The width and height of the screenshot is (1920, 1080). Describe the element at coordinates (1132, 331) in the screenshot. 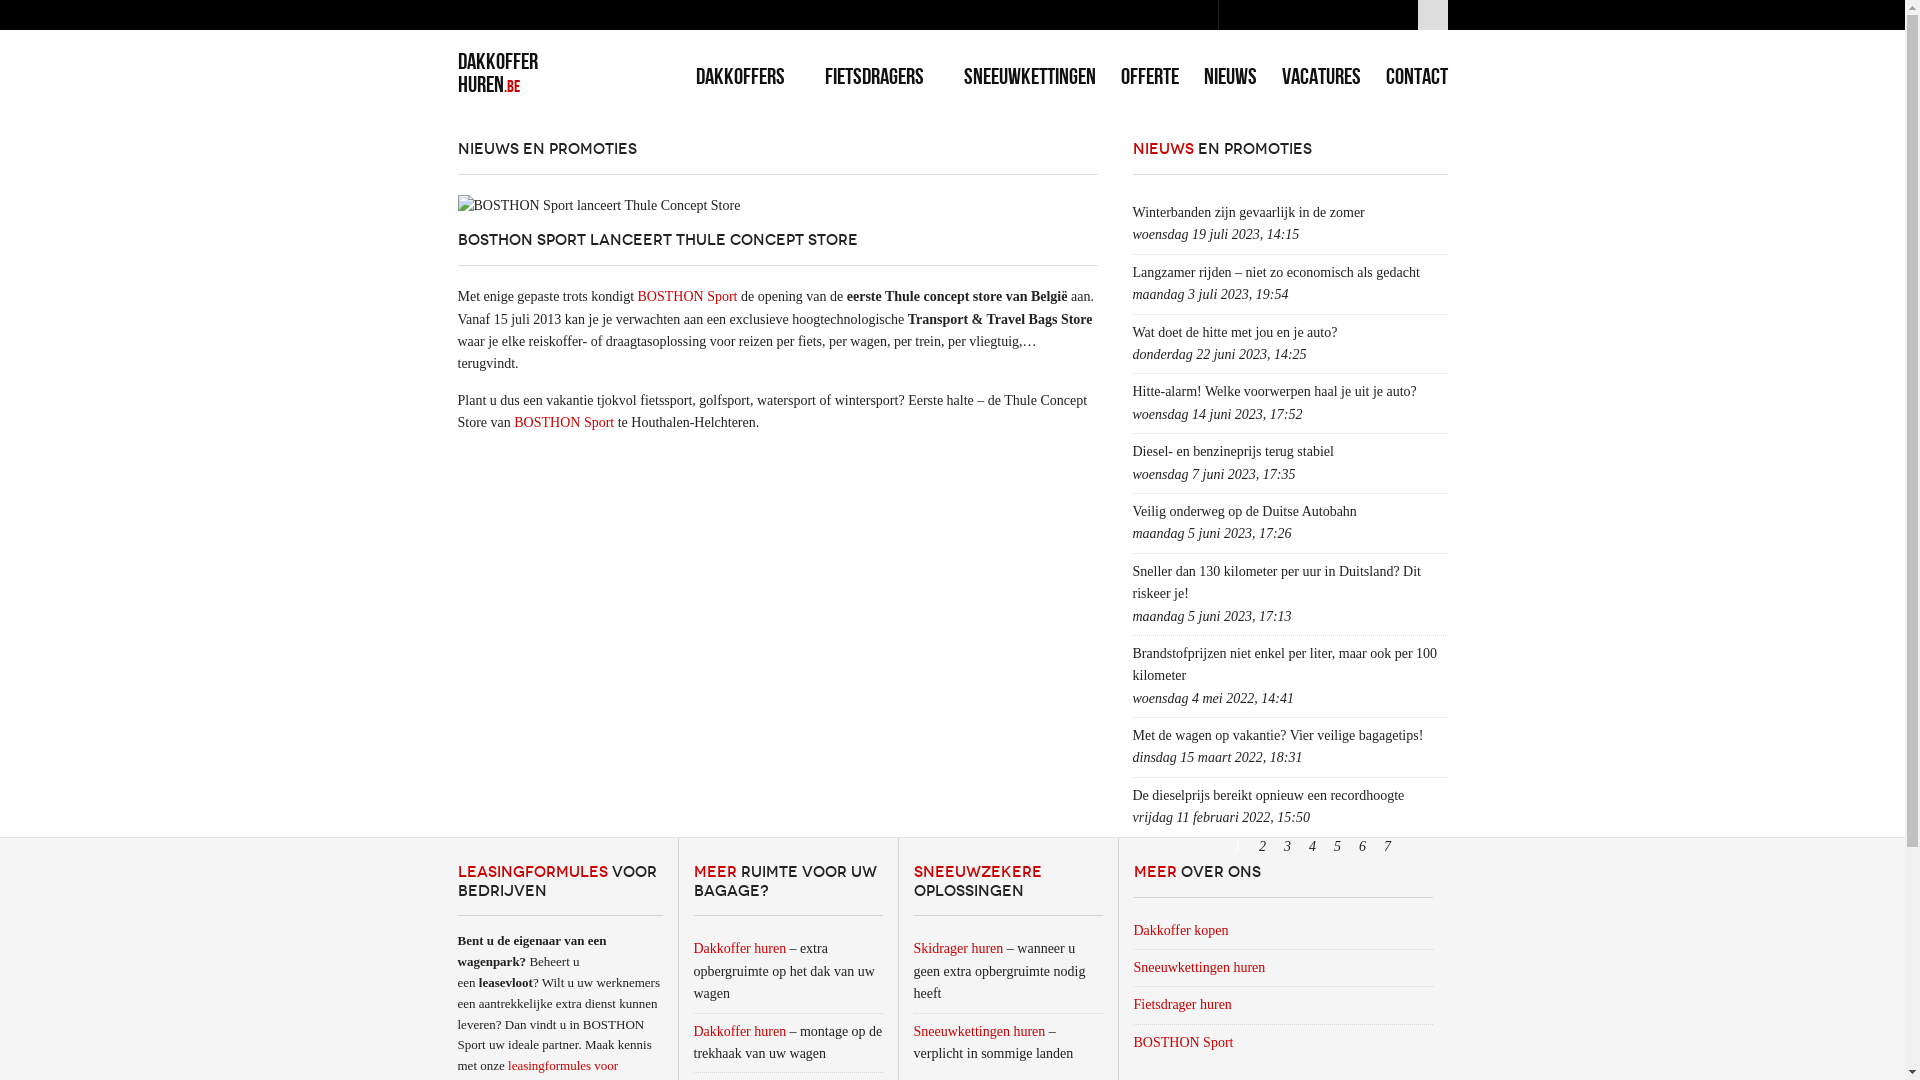

I see `'Wat doet de hitte met jou en je auto?'` at that location.